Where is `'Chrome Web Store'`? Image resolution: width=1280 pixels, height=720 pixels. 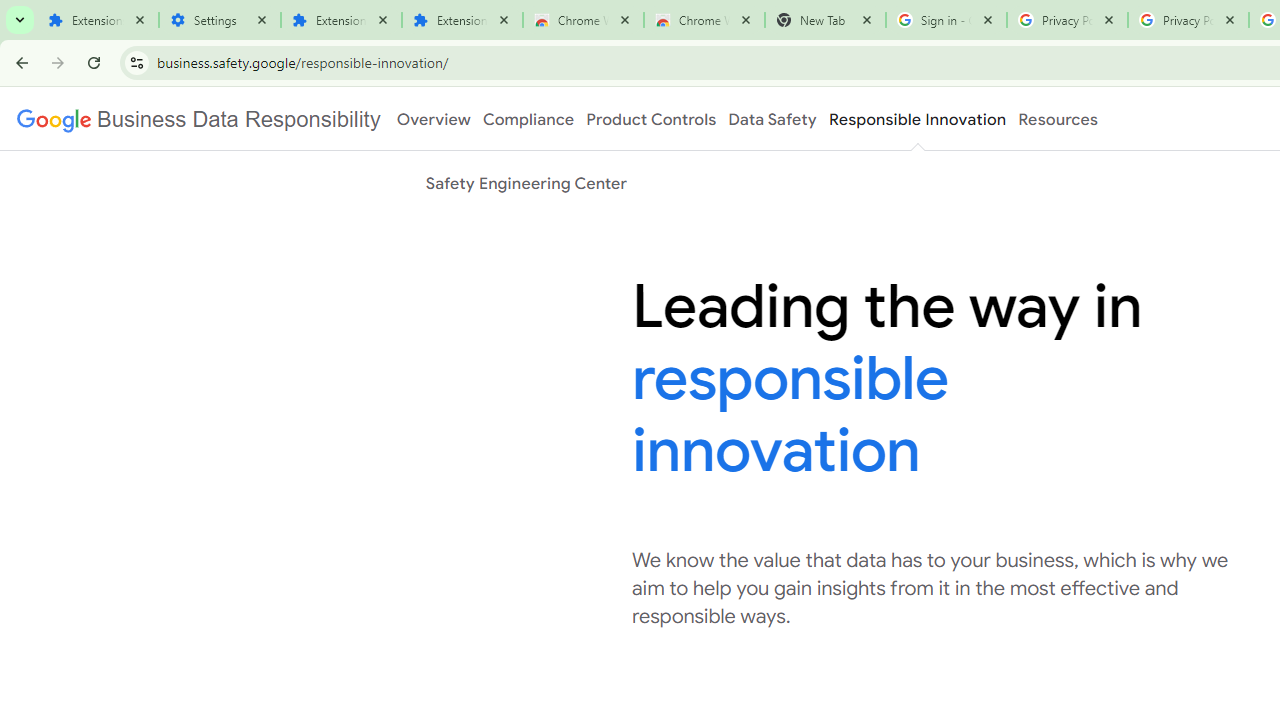
'Chrome Web Store' is located at coordinates (582, 20).